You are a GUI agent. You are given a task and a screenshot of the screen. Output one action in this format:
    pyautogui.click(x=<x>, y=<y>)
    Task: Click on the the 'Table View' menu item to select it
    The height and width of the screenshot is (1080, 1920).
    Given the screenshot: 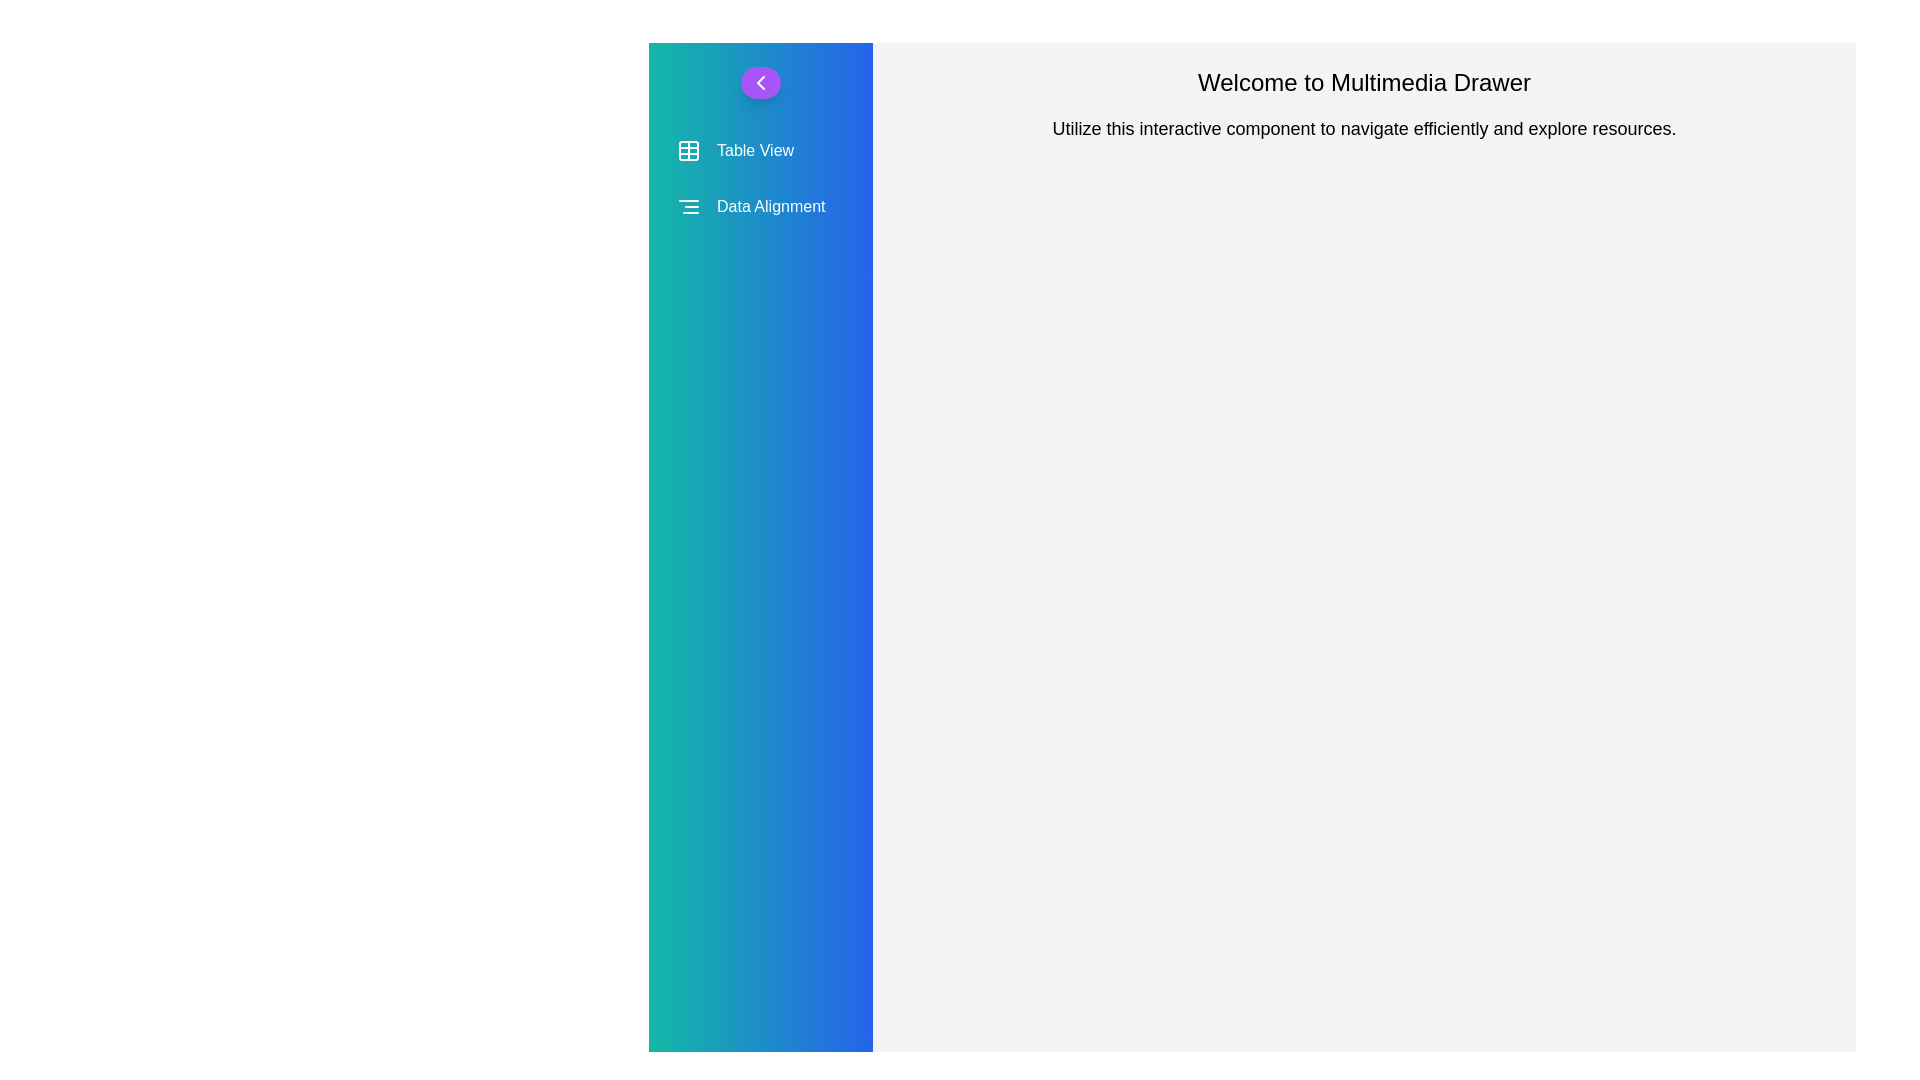 What is the action you would take?
    pyautogui.click(x=760, y=149)
    